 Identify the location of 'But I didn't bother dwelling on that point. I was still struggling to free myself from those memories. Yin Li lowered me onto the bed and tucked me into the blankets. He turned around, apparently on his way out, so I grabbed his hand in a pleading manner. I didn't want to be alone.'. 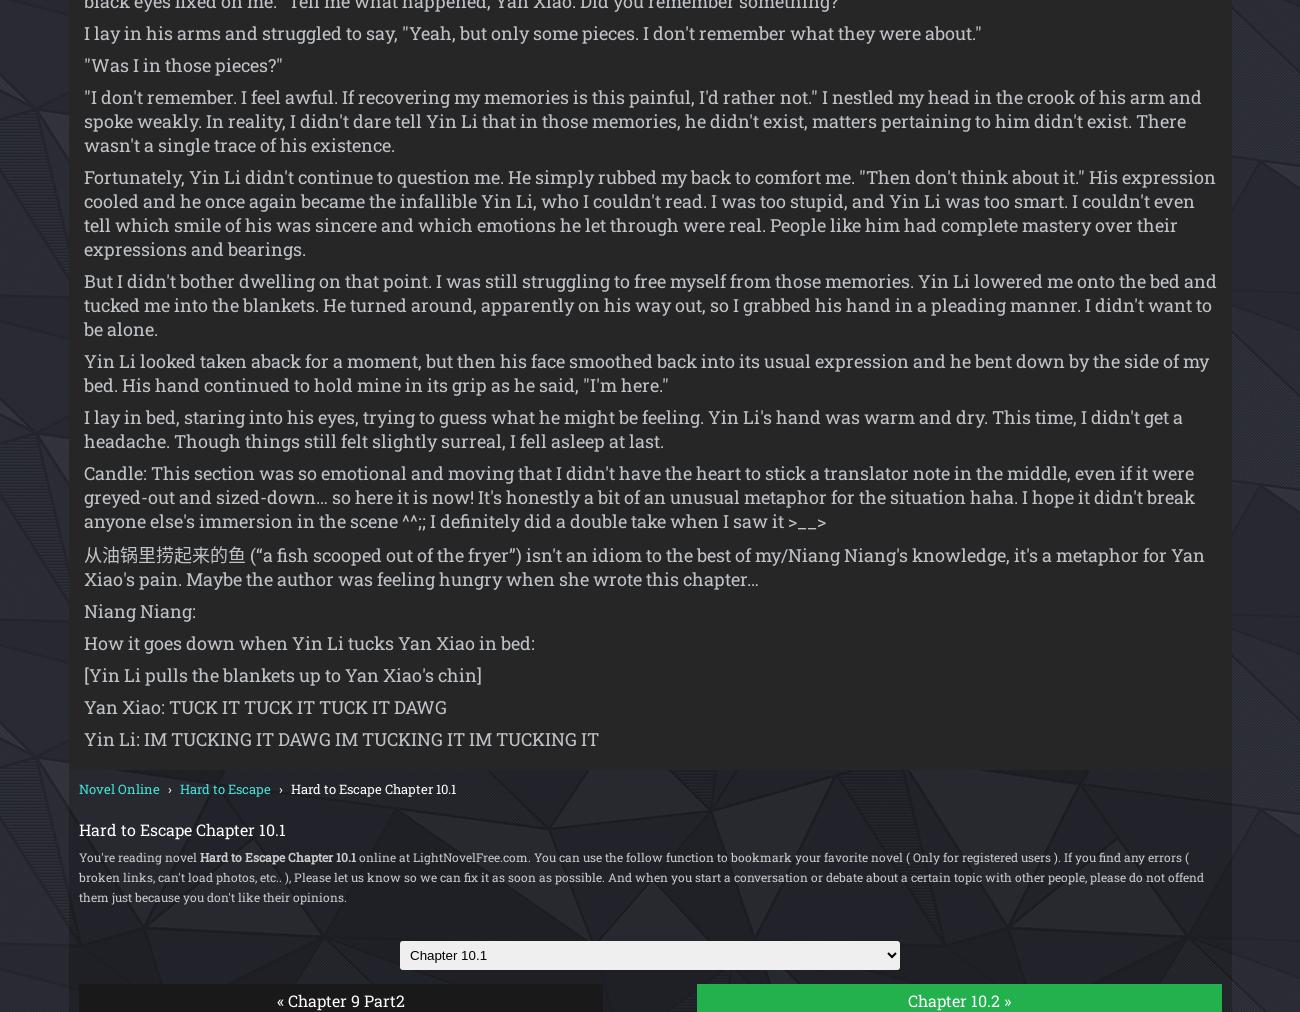
(649, 304).